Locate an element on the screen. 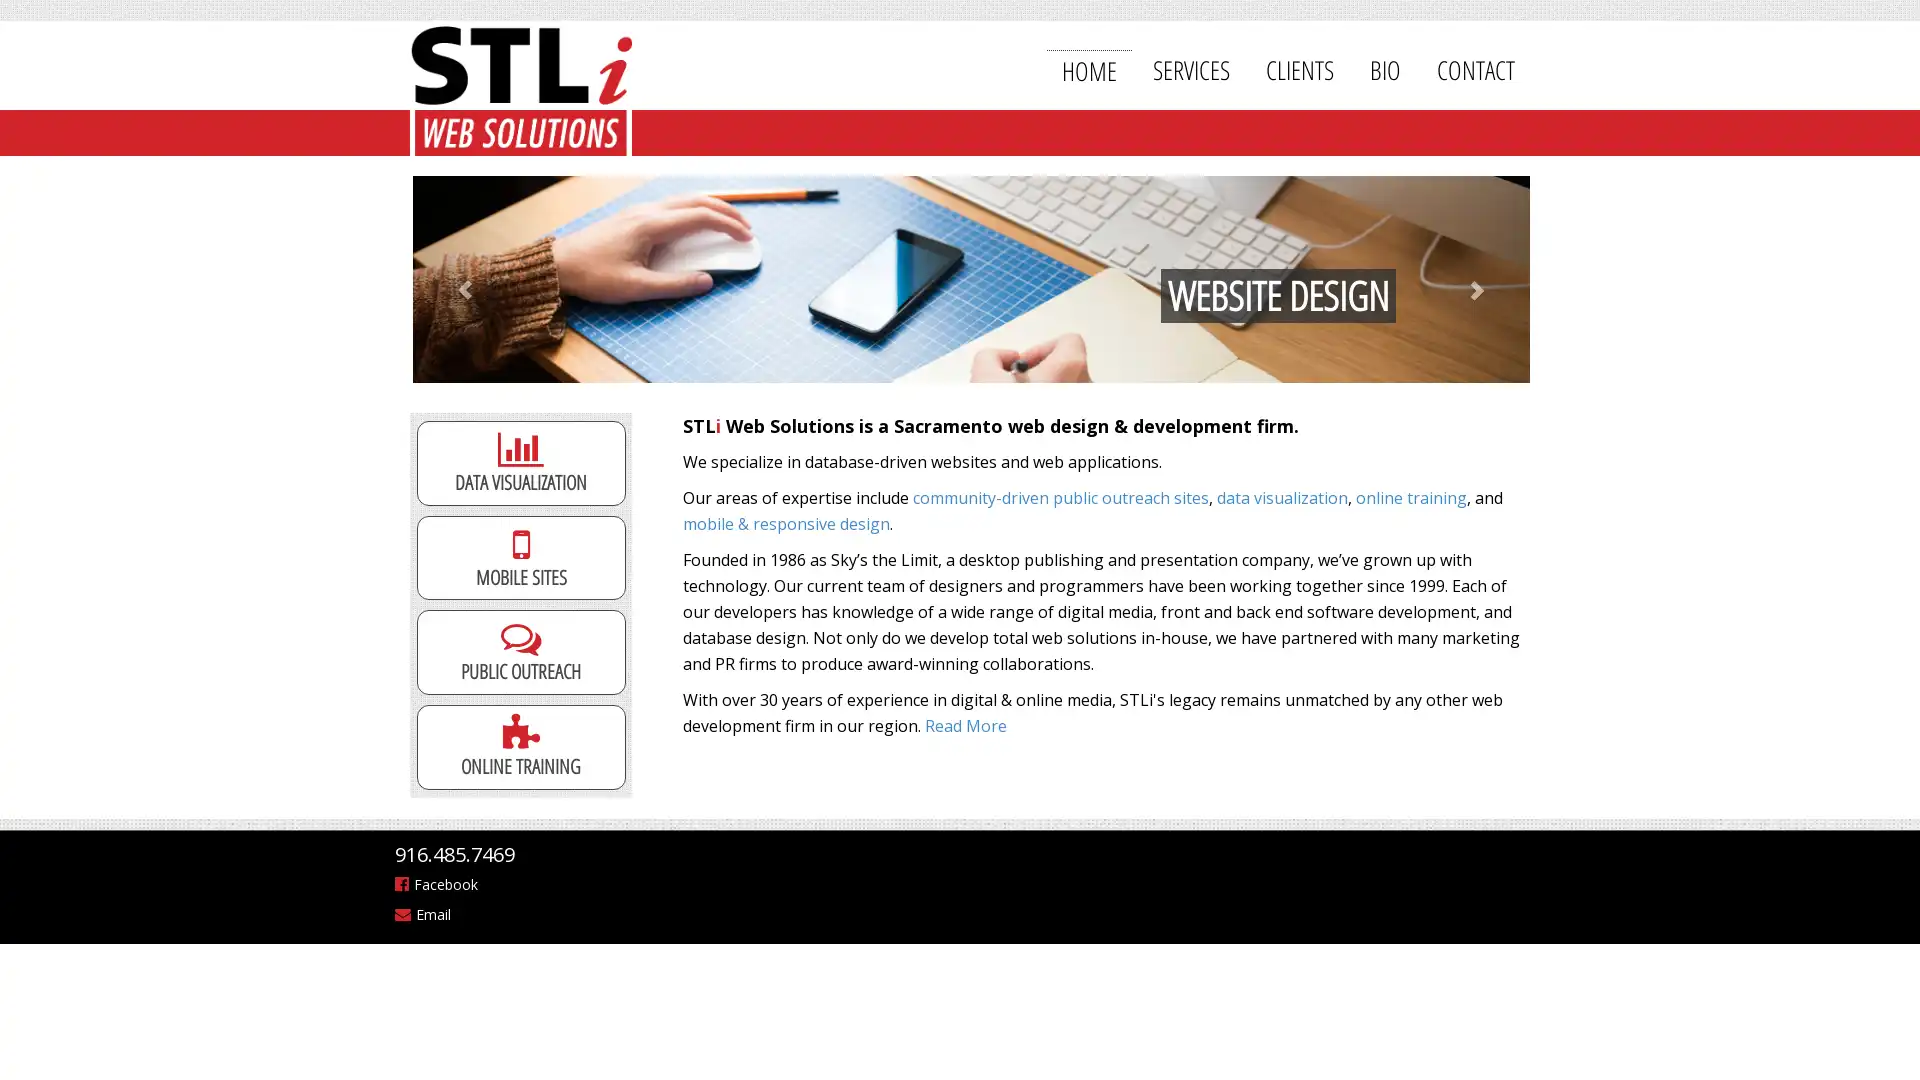 Image resolution: width=1920 pixels, height=1080 pixels. Next is located at coordinates (1457, 279).